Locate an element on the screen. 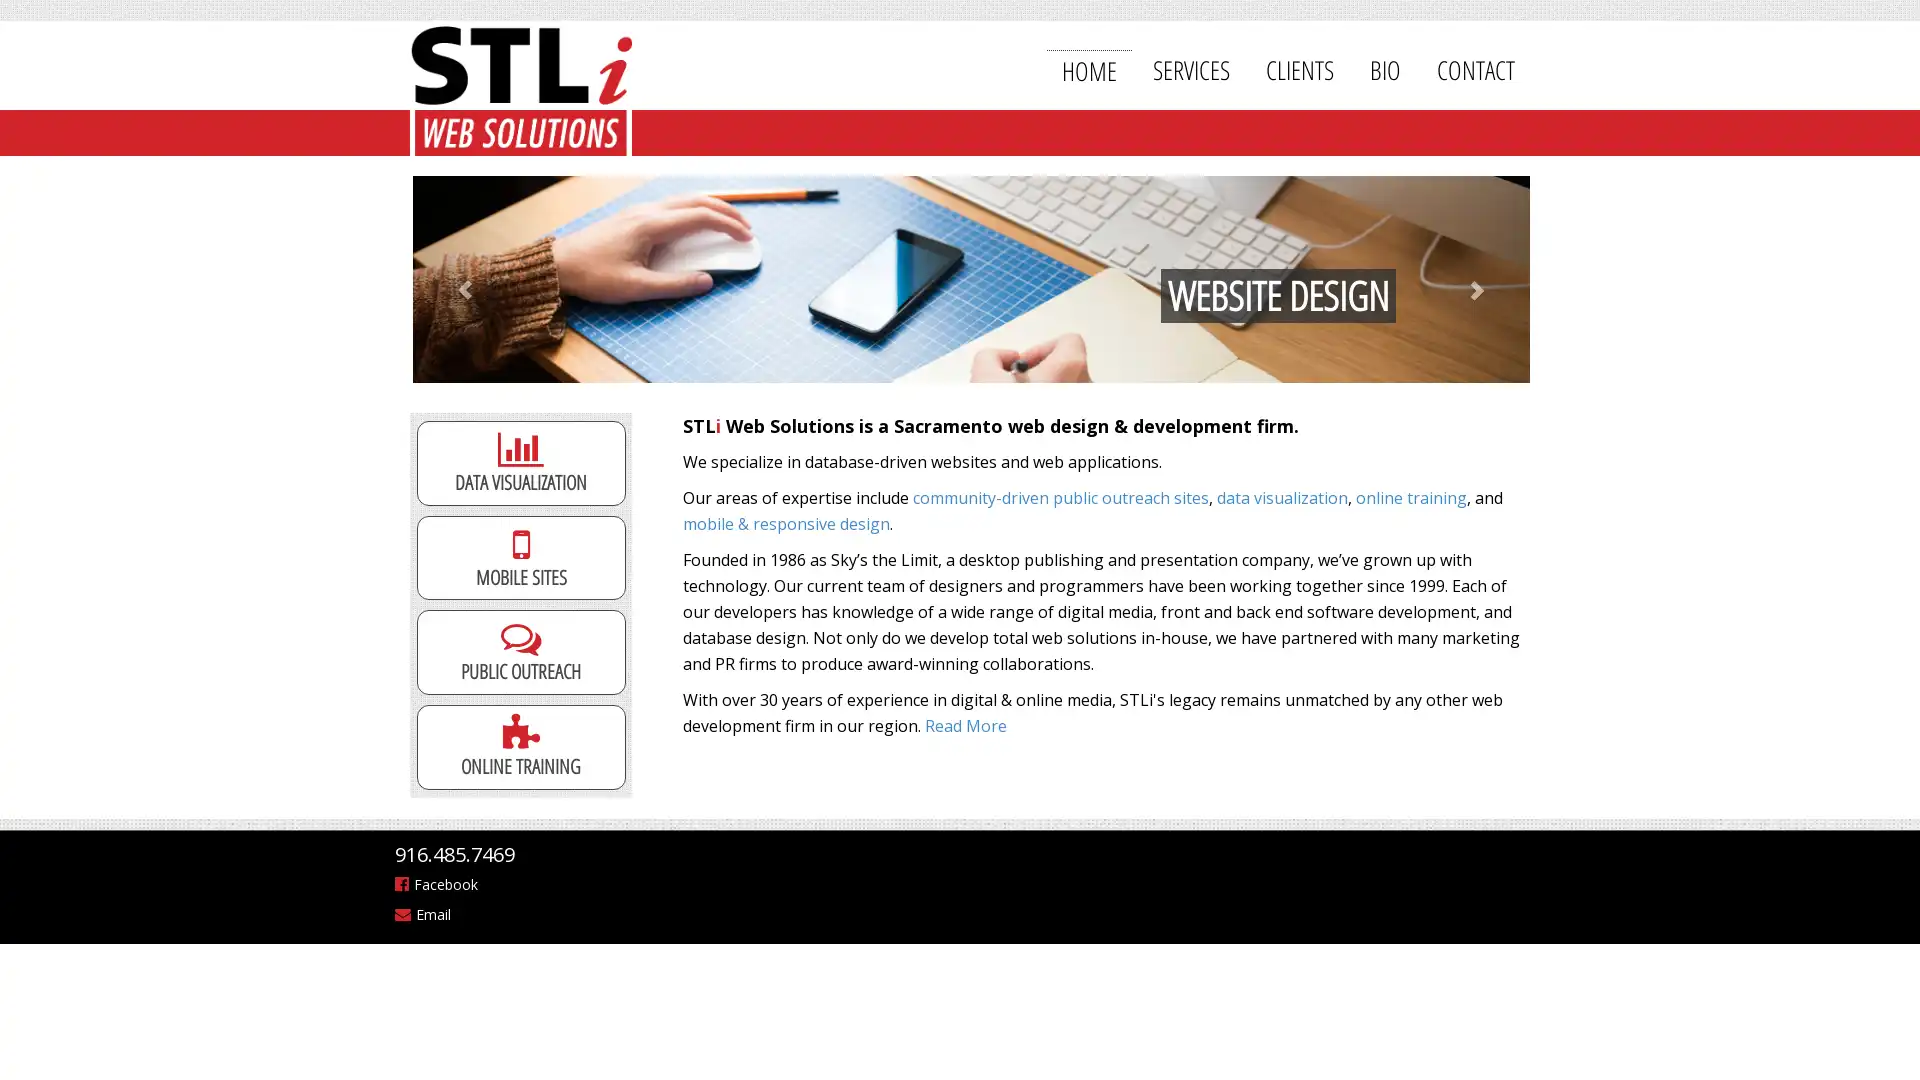 Image resolution: width=1920 pixels, height=1080 pixels. Next is located at coordinates (1457, 279).